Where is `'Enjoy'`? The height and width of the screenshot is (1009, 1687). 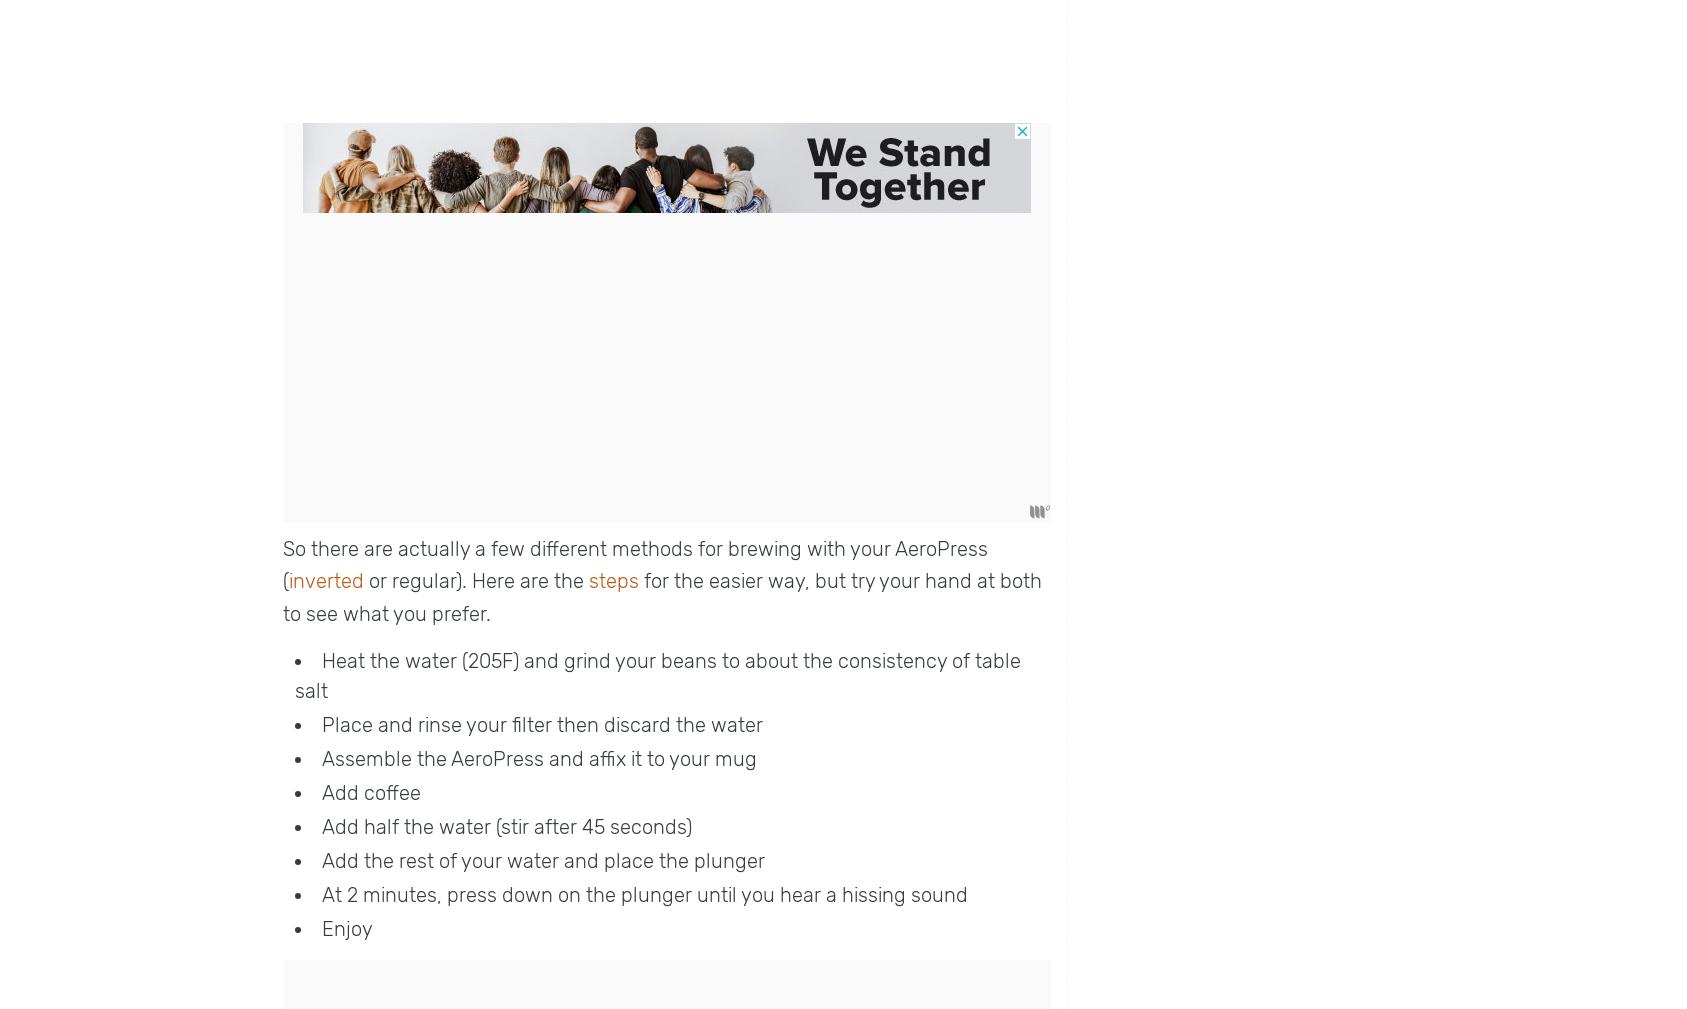 'Enjoy' is located at coordinates (346, 928).